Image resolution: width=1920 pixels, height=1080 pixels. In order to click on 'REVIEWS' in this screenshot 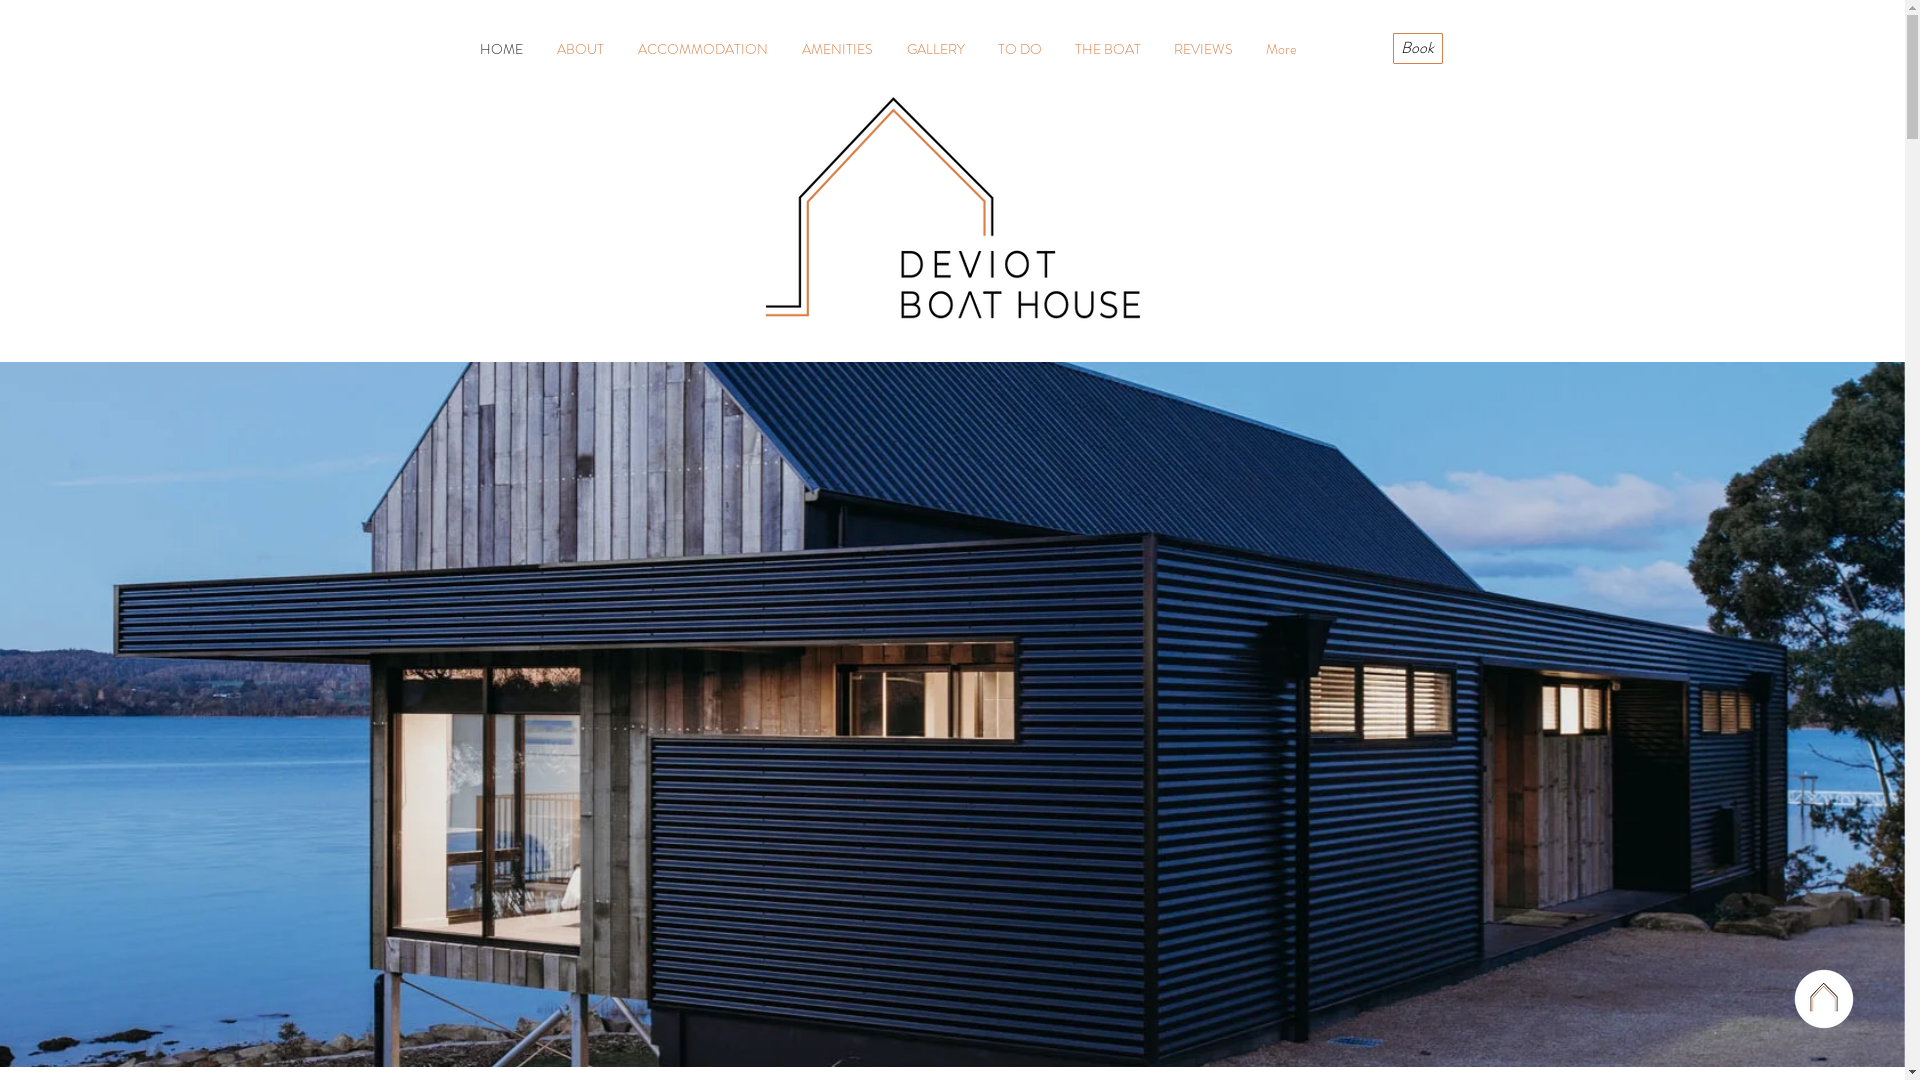, I will do `click(1203, 48)`.